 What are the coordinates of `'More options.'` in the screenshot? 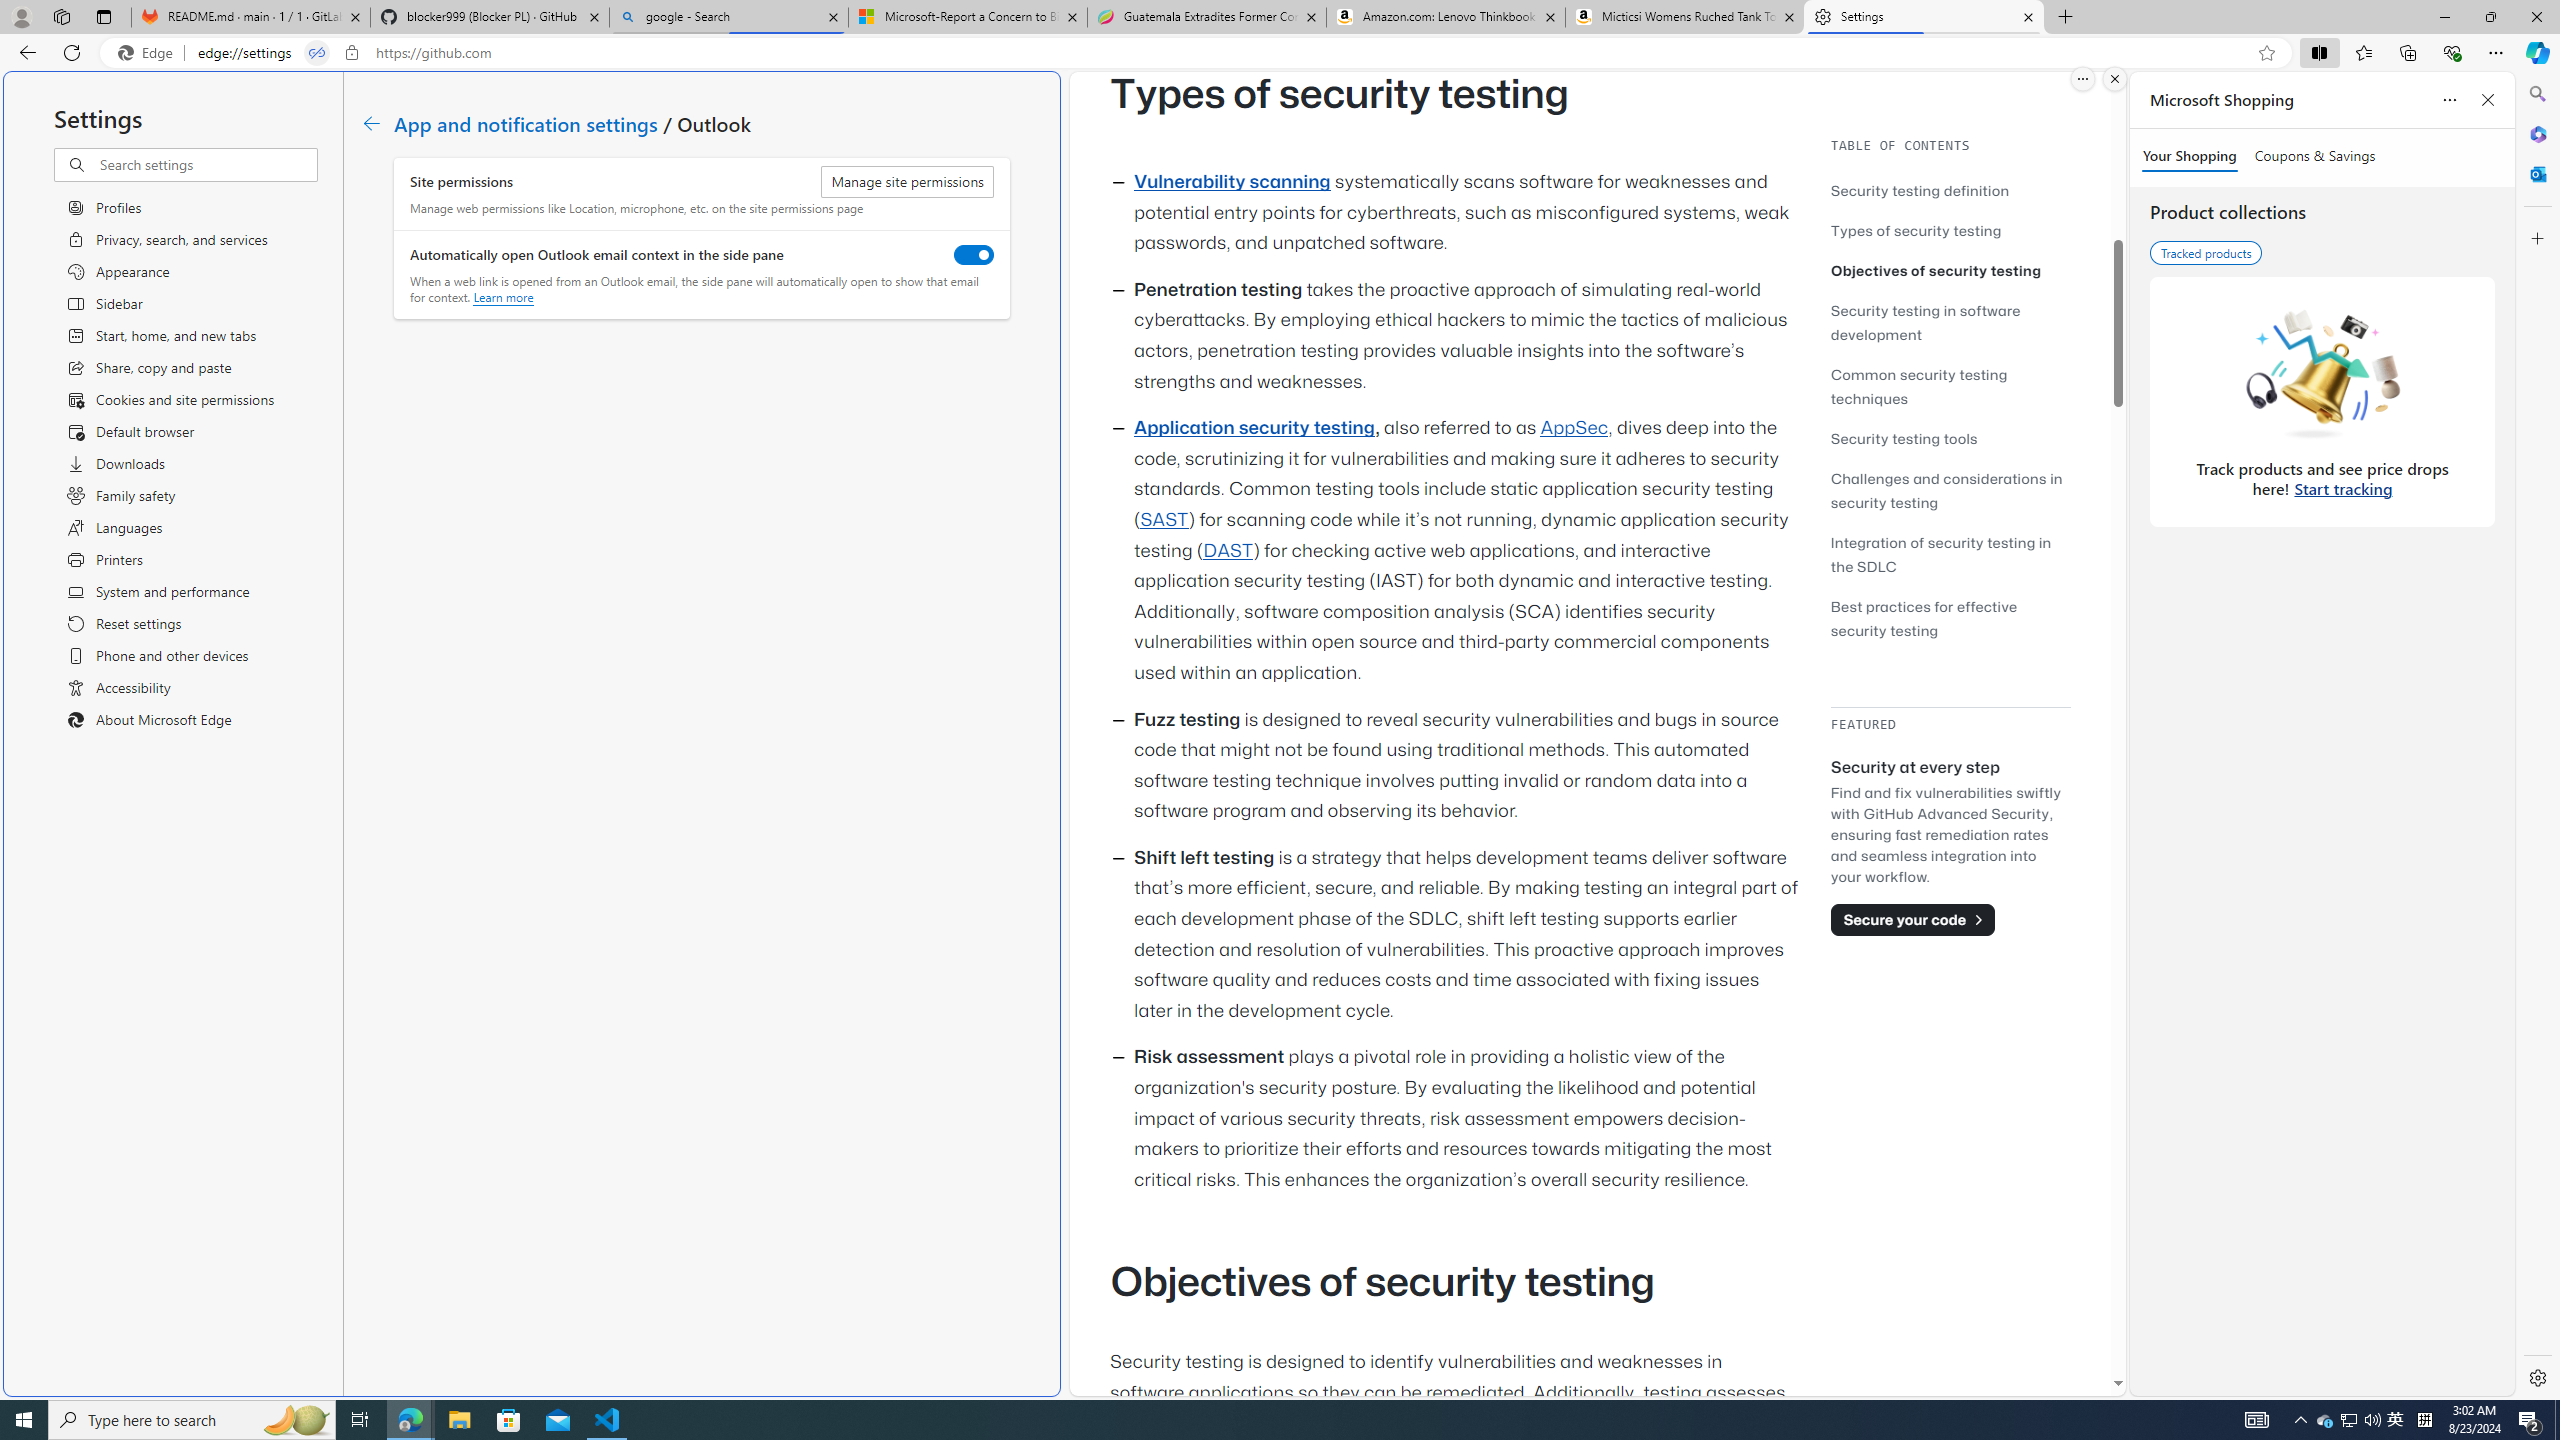 It's located at (2082, 78).